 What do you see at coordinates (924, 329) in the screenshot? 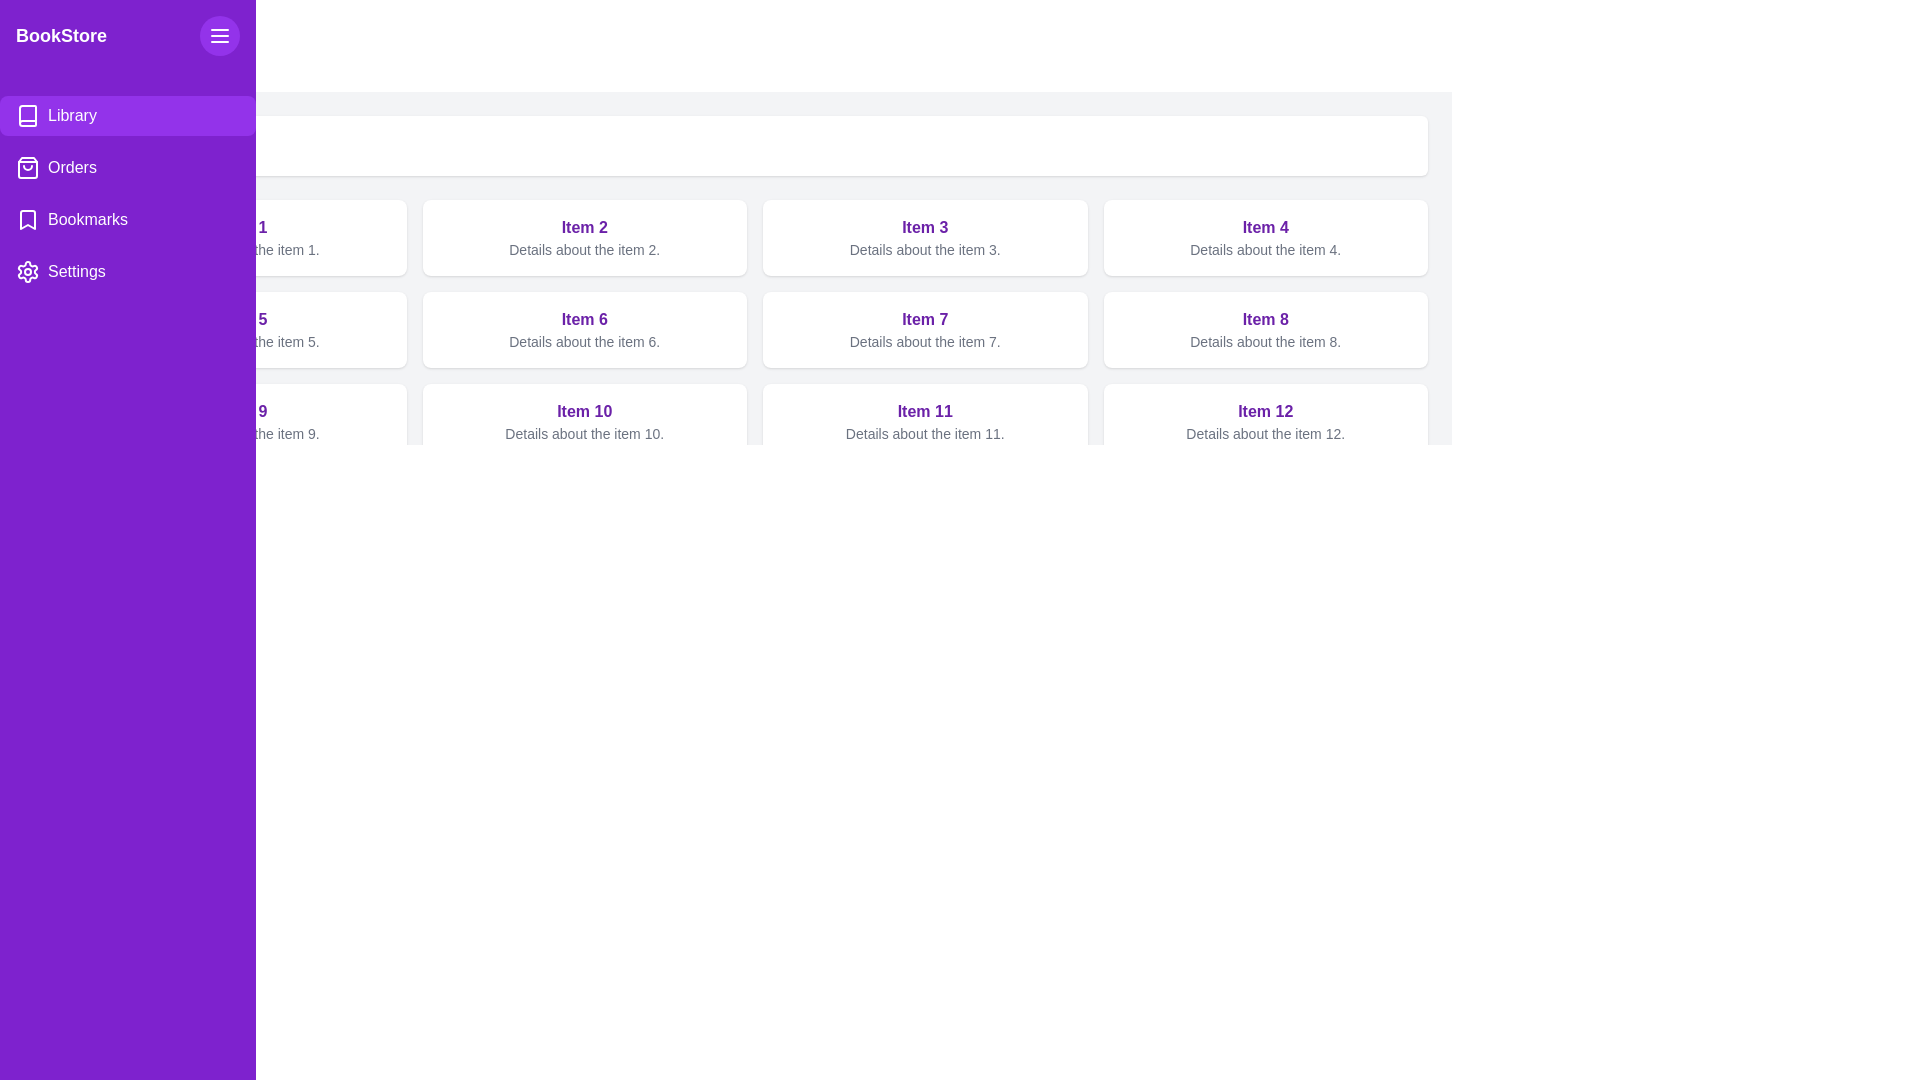
I see `the Informational card displaying details about 'Item 7', which is located in the third row and second column of the grid layout` at bounding box center [924, 329].